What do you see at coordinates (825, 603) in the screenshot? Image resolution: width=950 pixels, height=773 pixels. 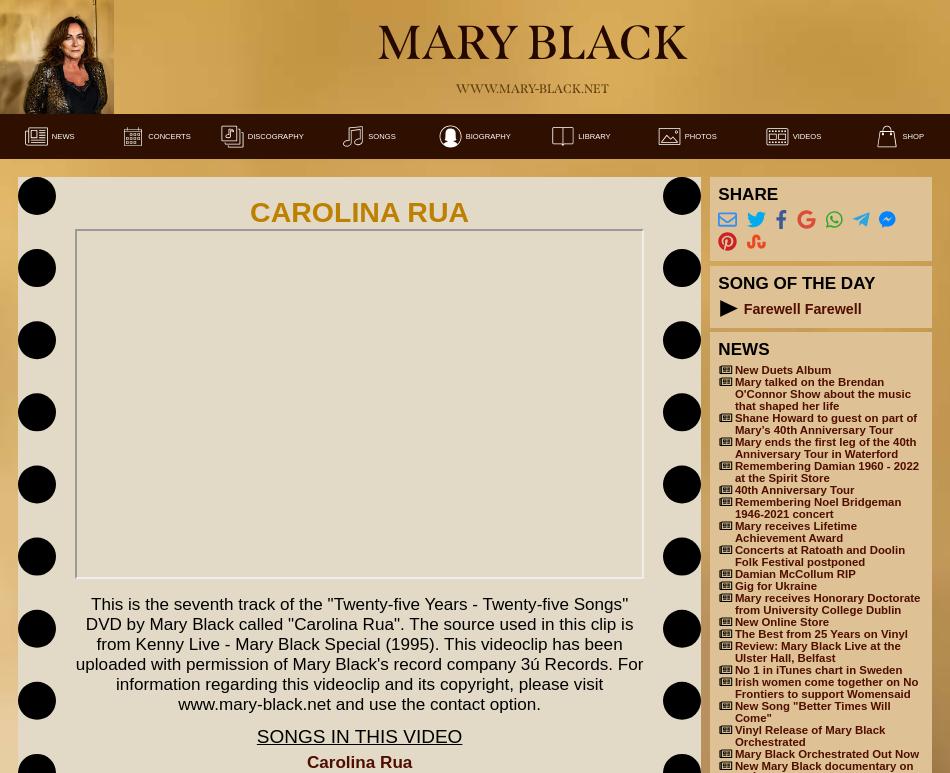 I see `'Mary receives Honorary Doctorate from University College Dublin'` at bounding box center [825, 603].